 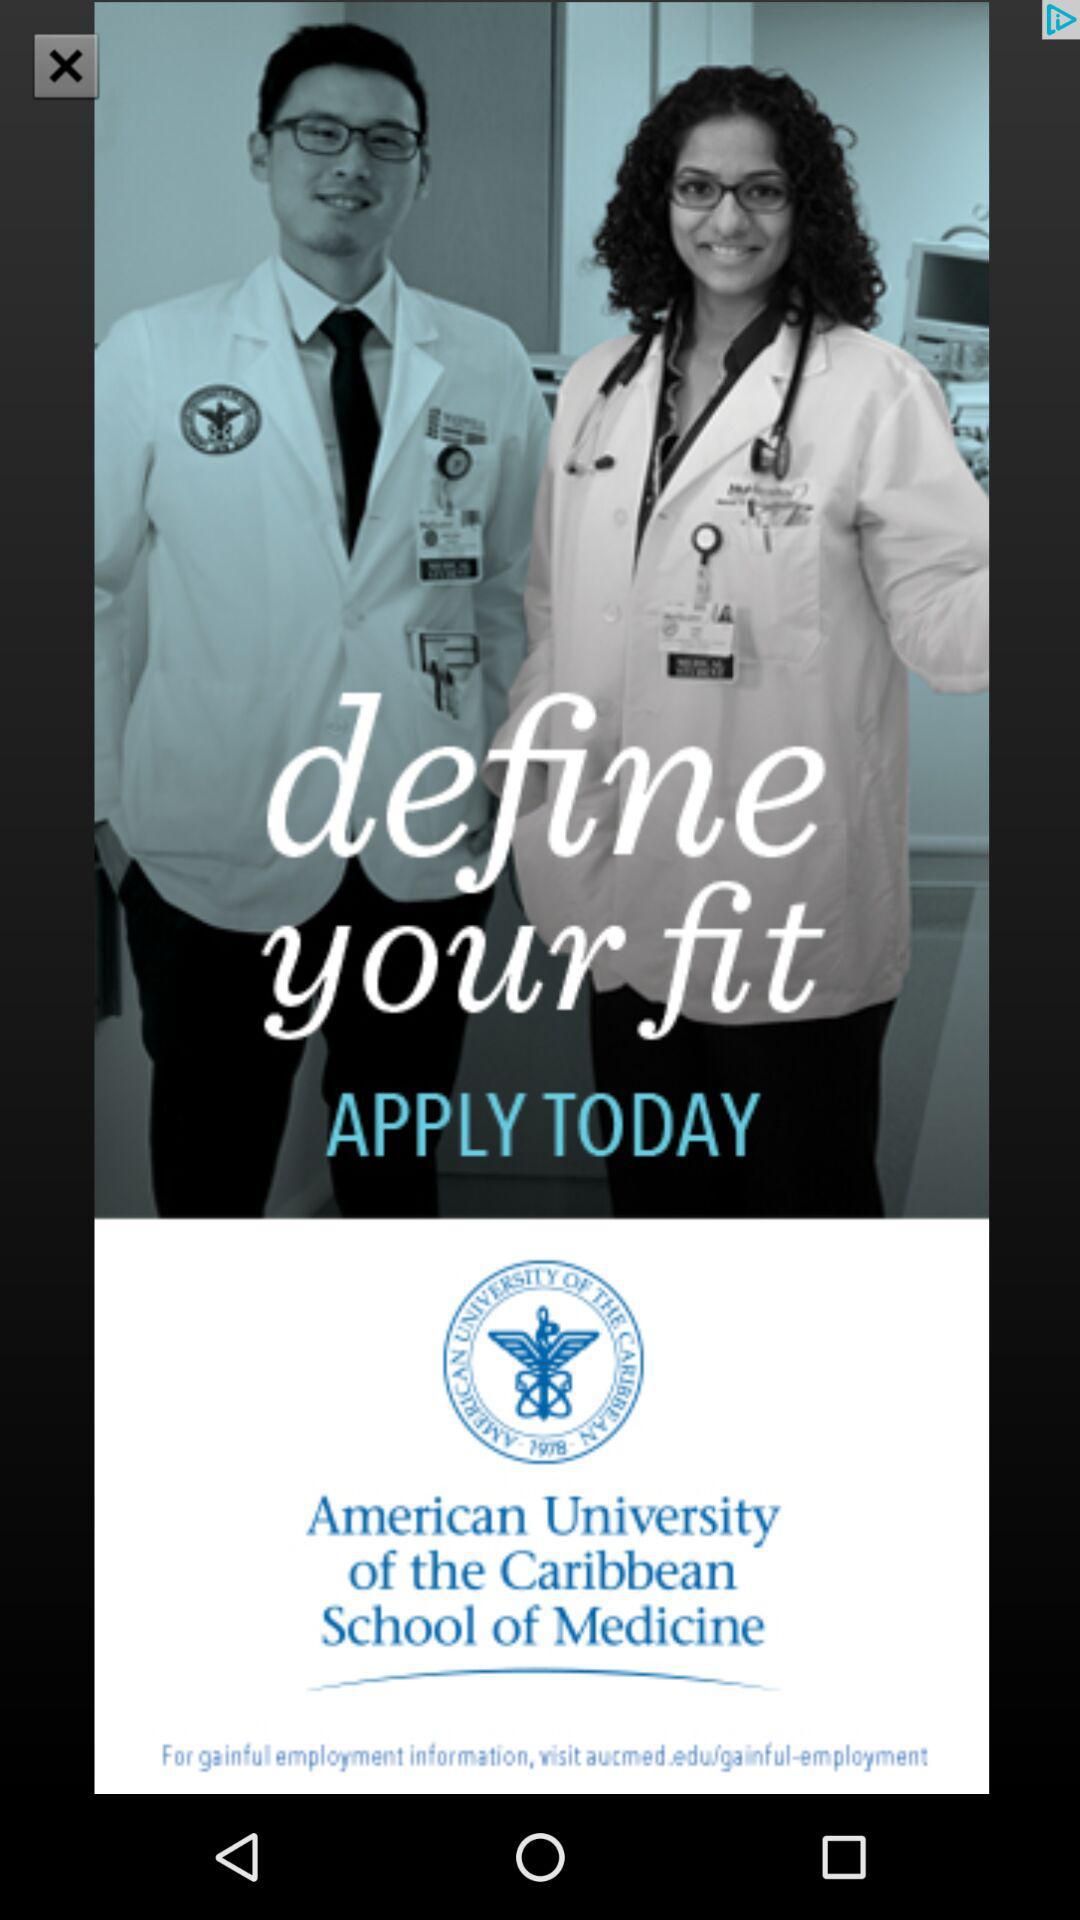 I want to click on the close icon, so click(x=64, y=70).